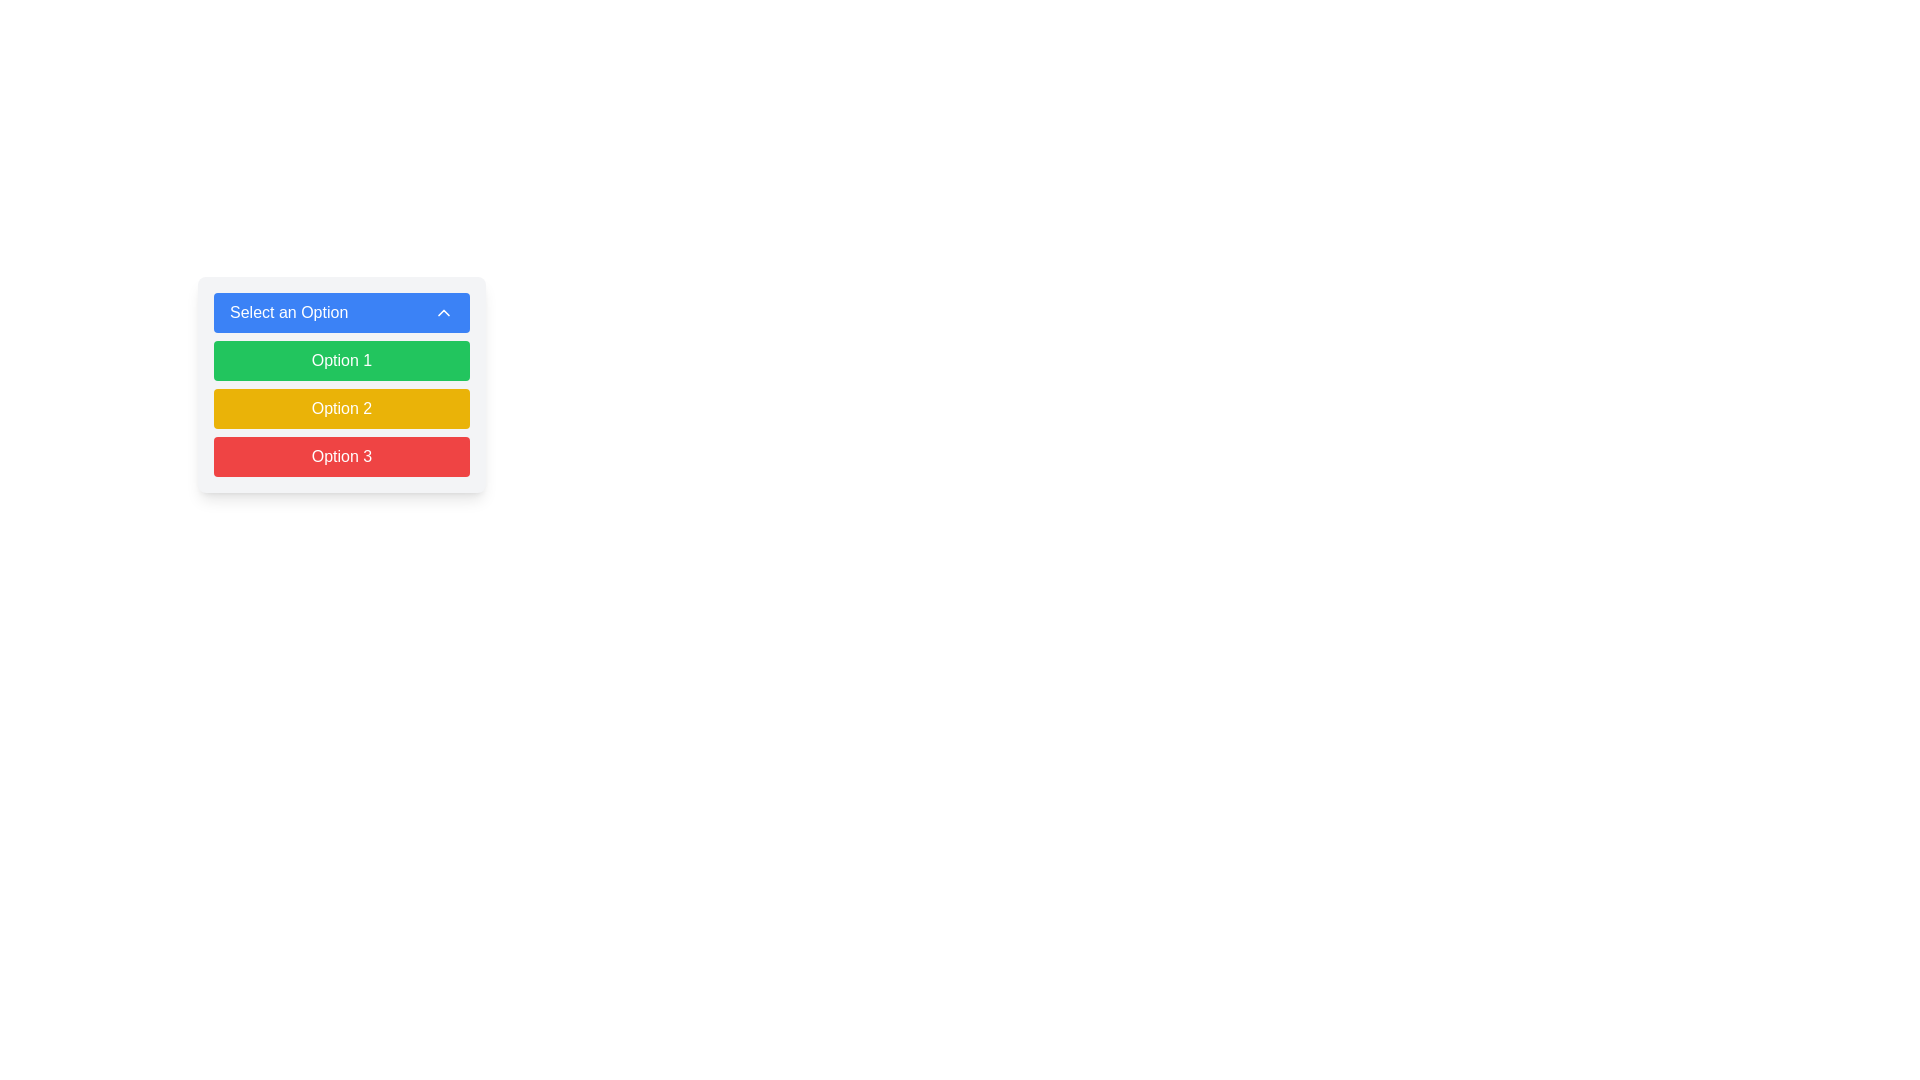 Image resolution: width=1920 pixels, height=1080 pixels. I want to click on the 'Option 3' button, which is the third button in a vertically stacked list of buttons, so click(341, 456).